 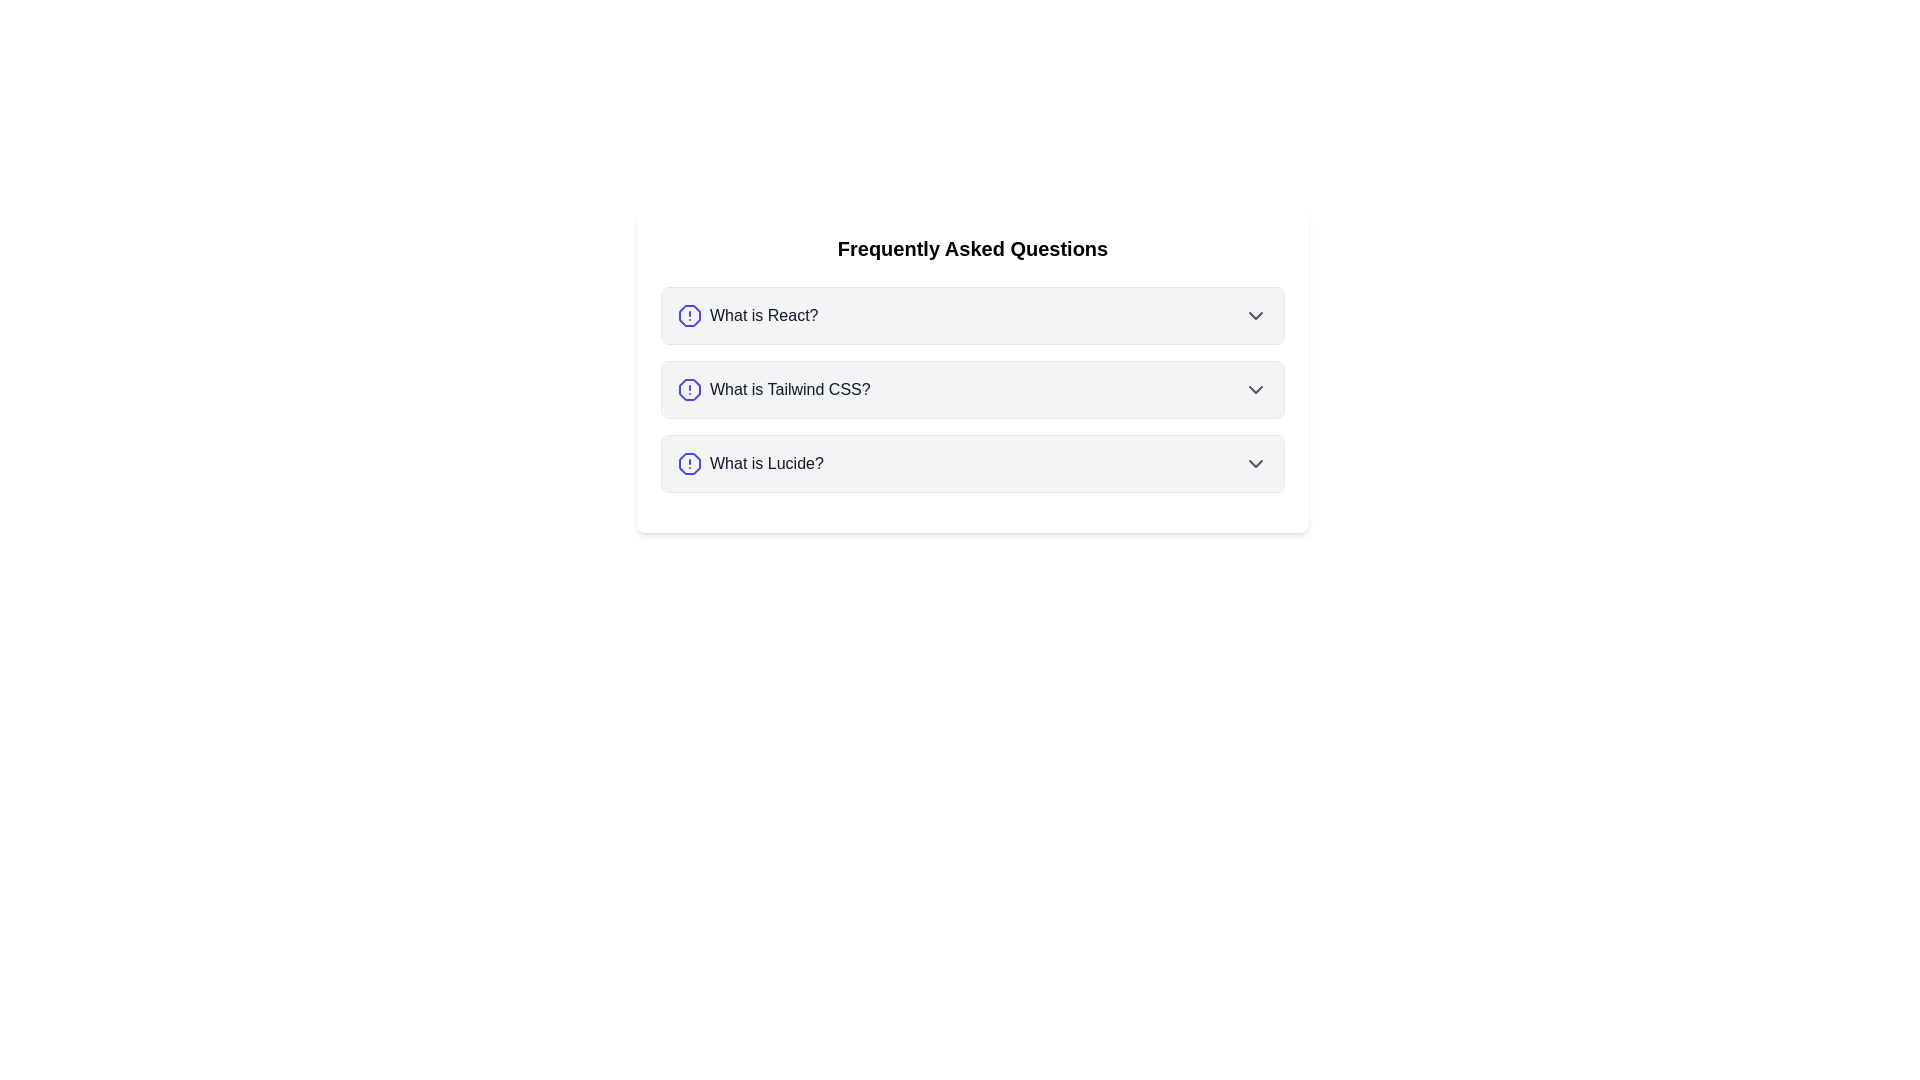 What do you see at coordinates (749, 463) in the screenshot?
I see `the Interactive FAQ question titled 'What is Lucide?'` at bounding box center [749, 463].